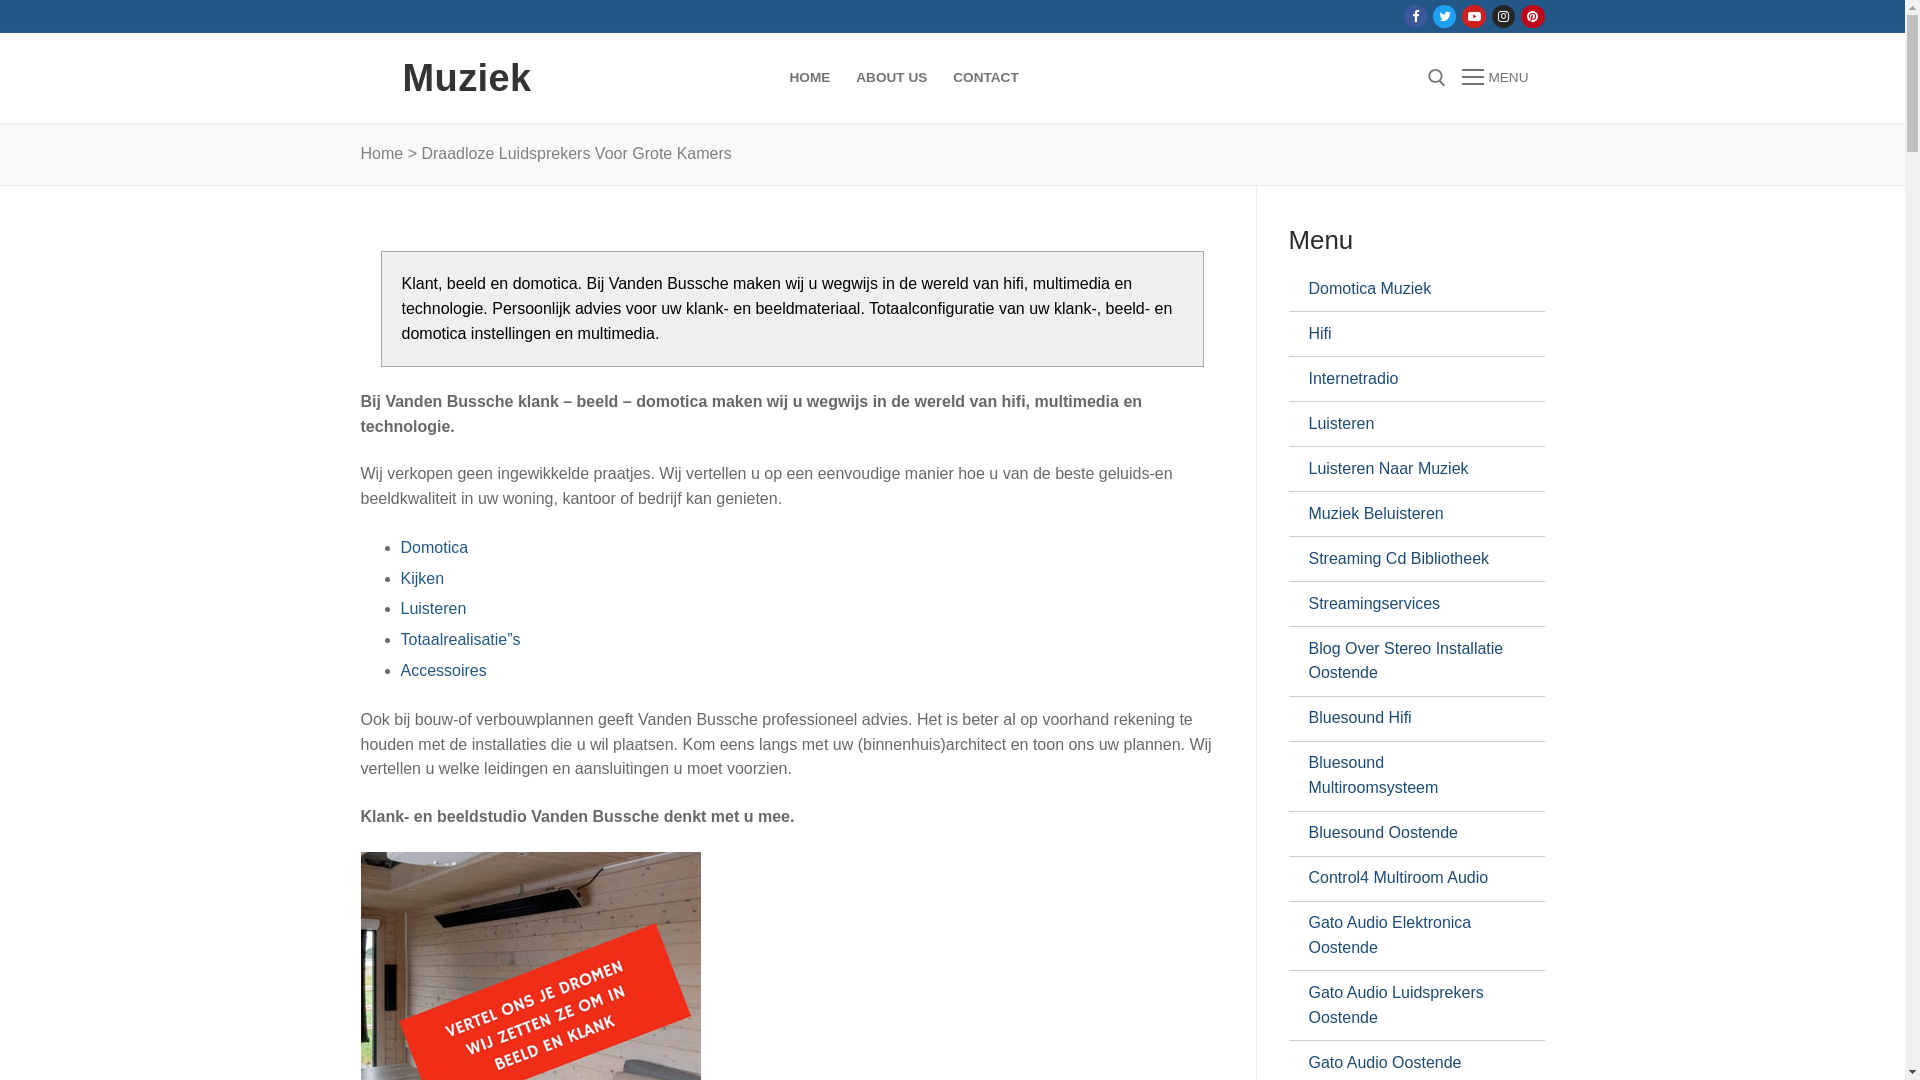 This screenshot has height=1080, width=1920. Describe the element at coordinates (1494, 76) in the screenshot. I see `'MENU'` at that location.